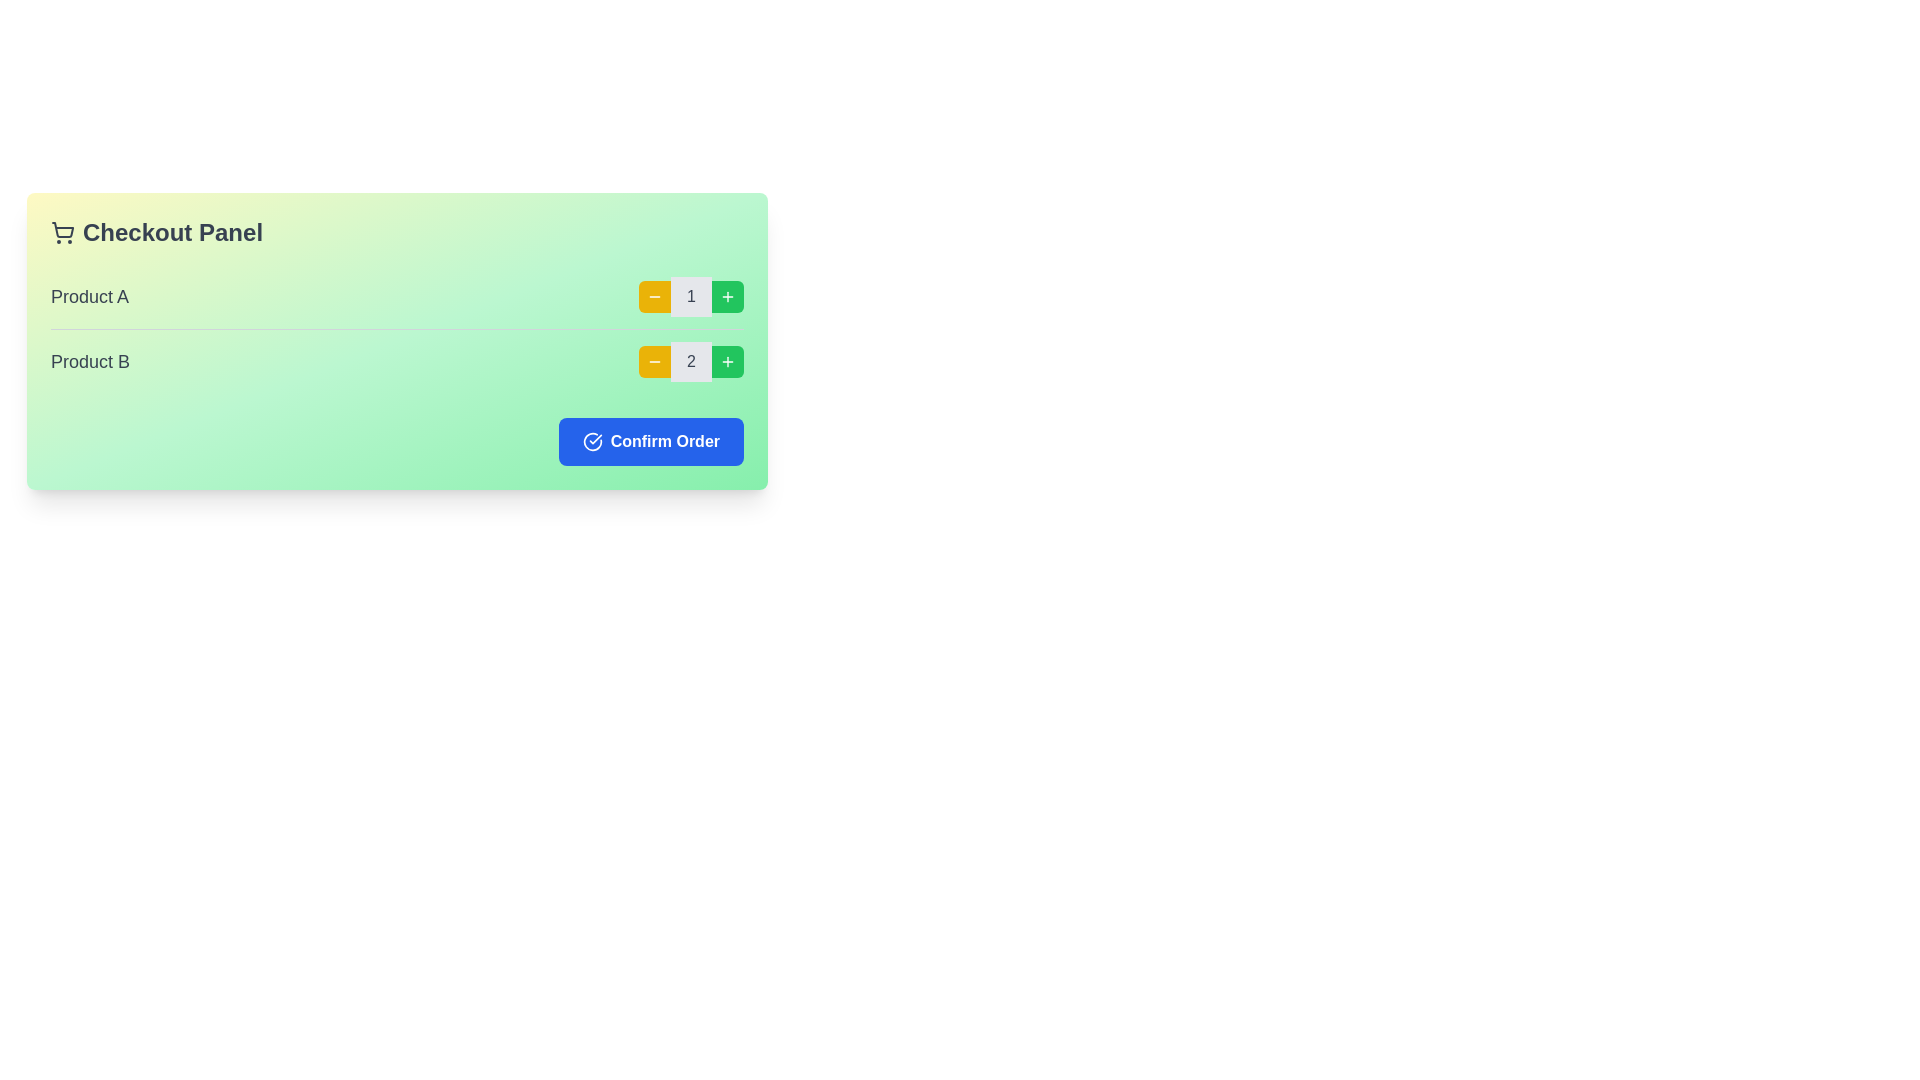  What do you see at coordinates (655, 297) in the screenshot?
I see `the button to the left of the numeric display '1' in the quantity control for 'Product A' to decrease the product count` at bounding box center [655, 297].